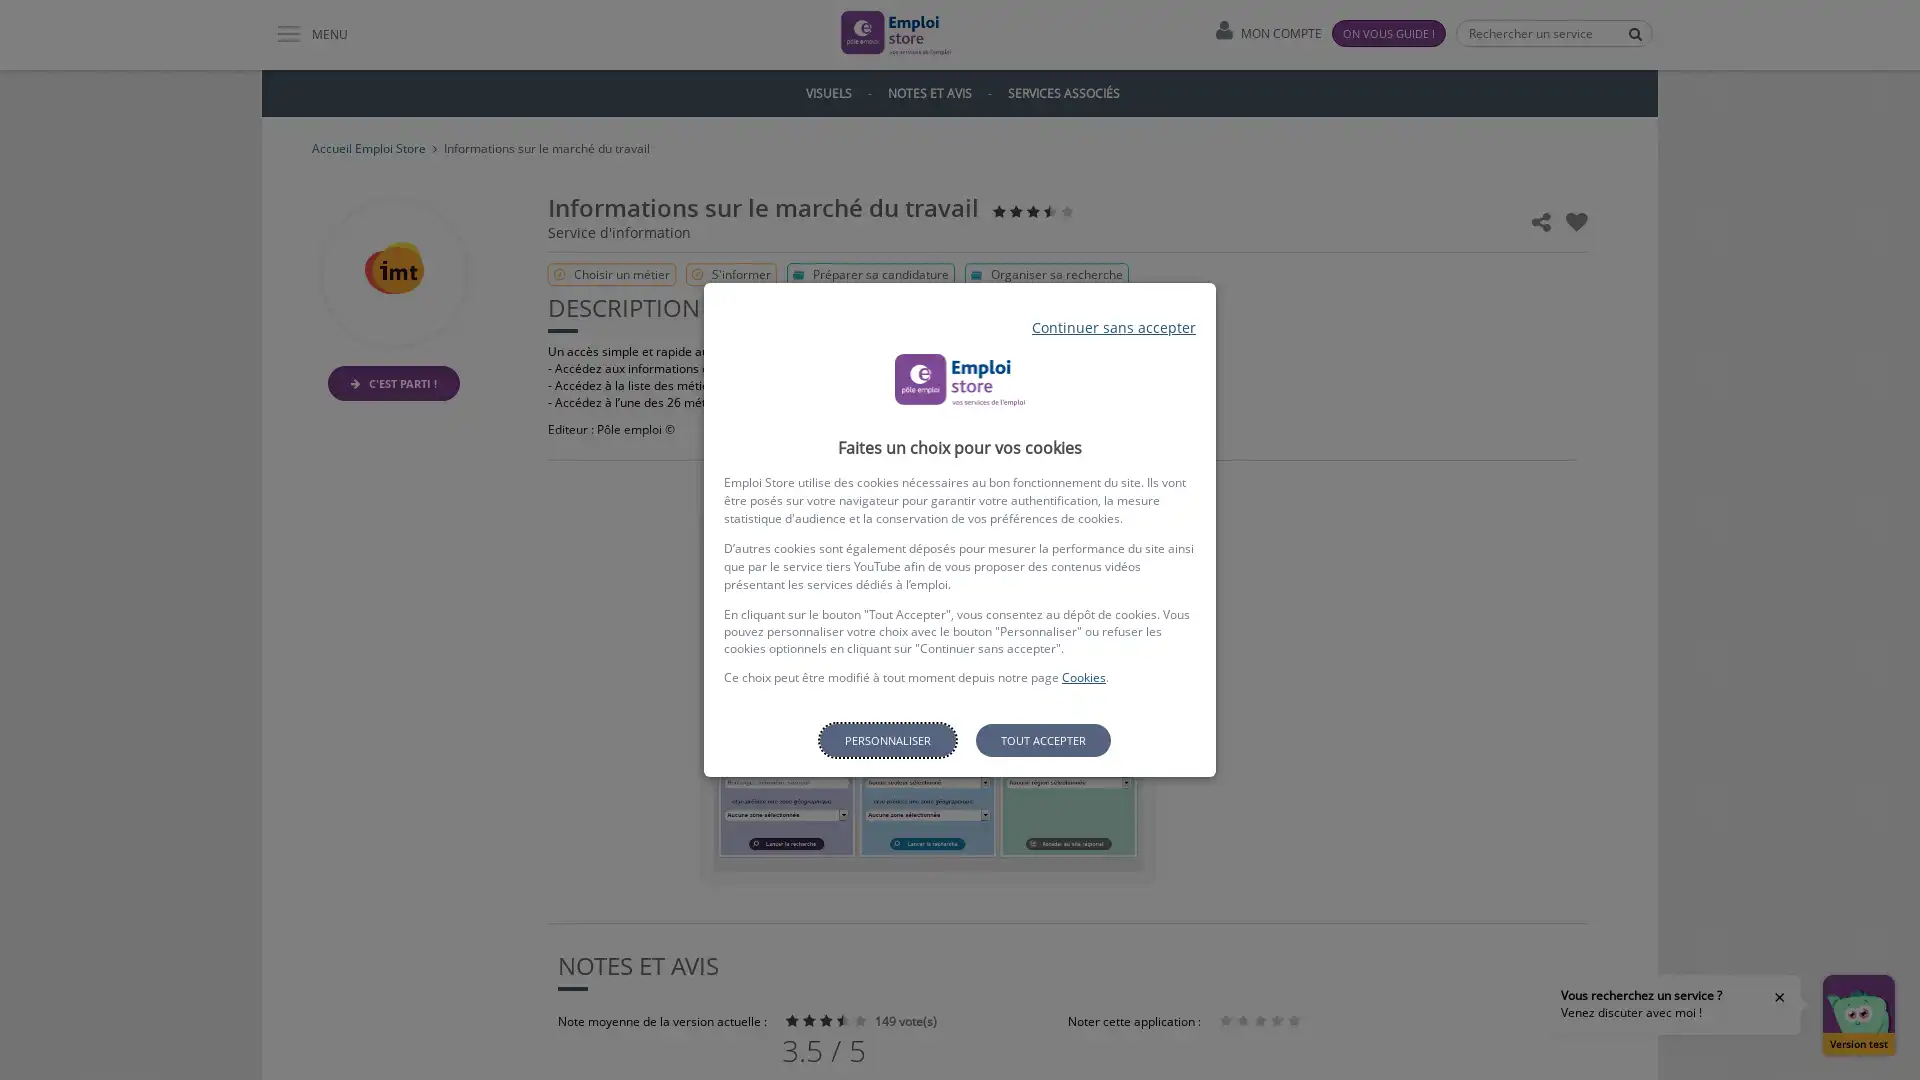  What do you see at coordinates (886, 740) in the screenshot?
I see `Personnaliser les parametres de confidentialite` at bounding box center [886, 740].